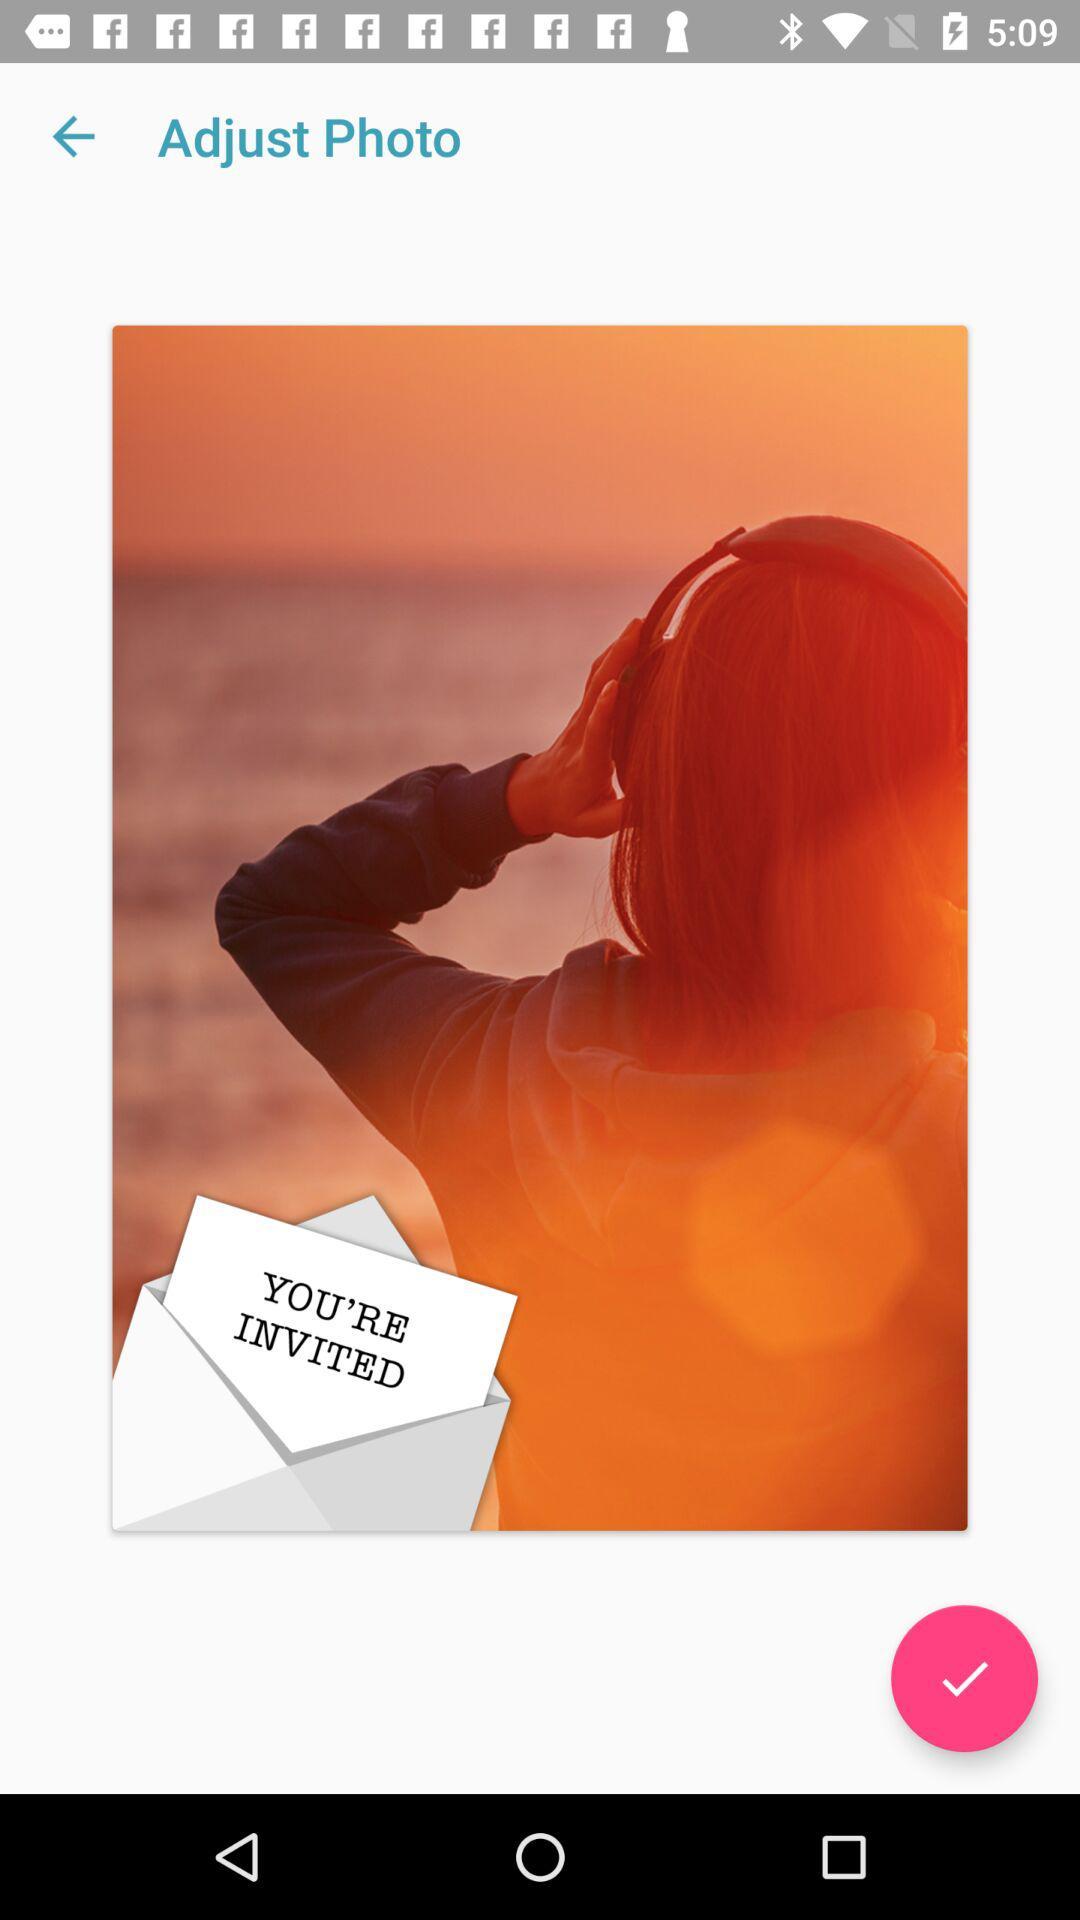  Describe the element at coordinates (72, 135) in the screenshot. I see `item to the left of adjust photo item` at that location.